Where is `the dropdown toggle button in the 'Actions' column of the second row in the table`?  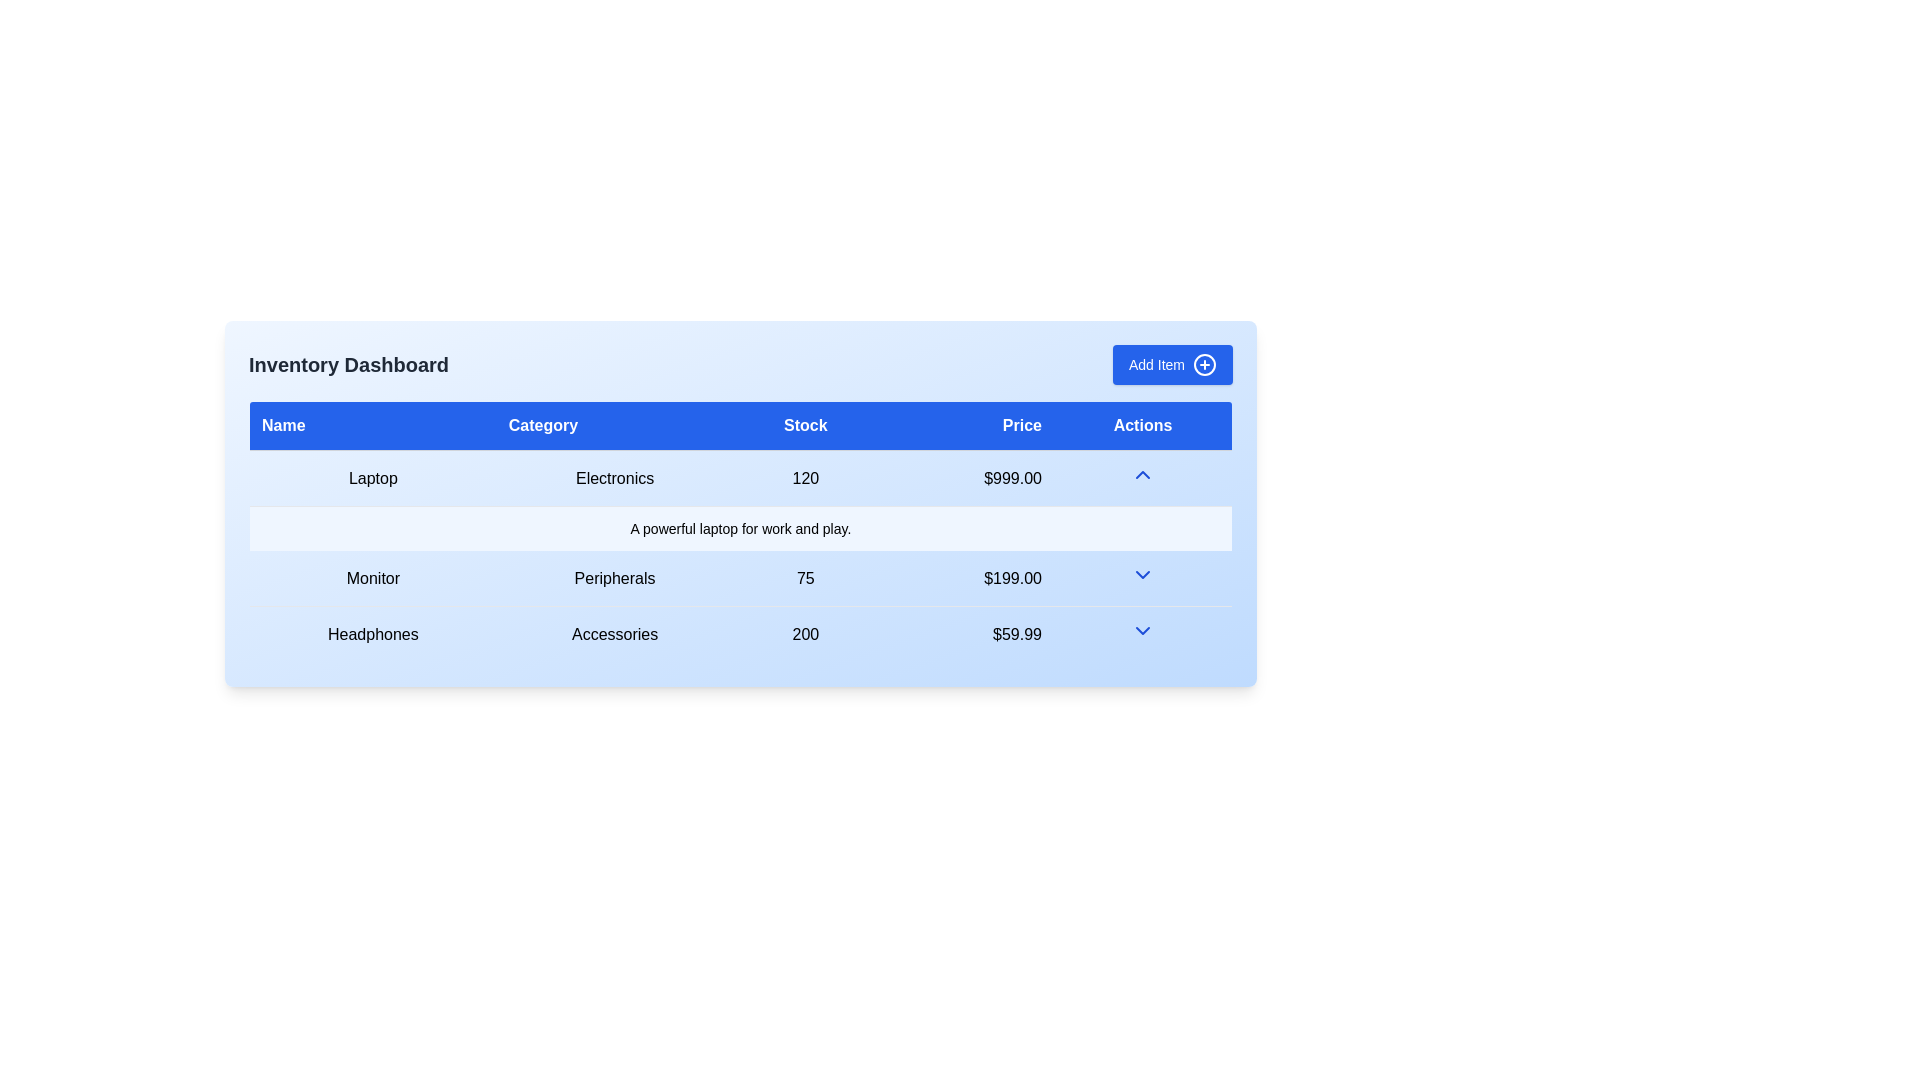 the dropdown toggle button in the 'Actions' column of the second row in the table is located at coordinates (1142, 574).